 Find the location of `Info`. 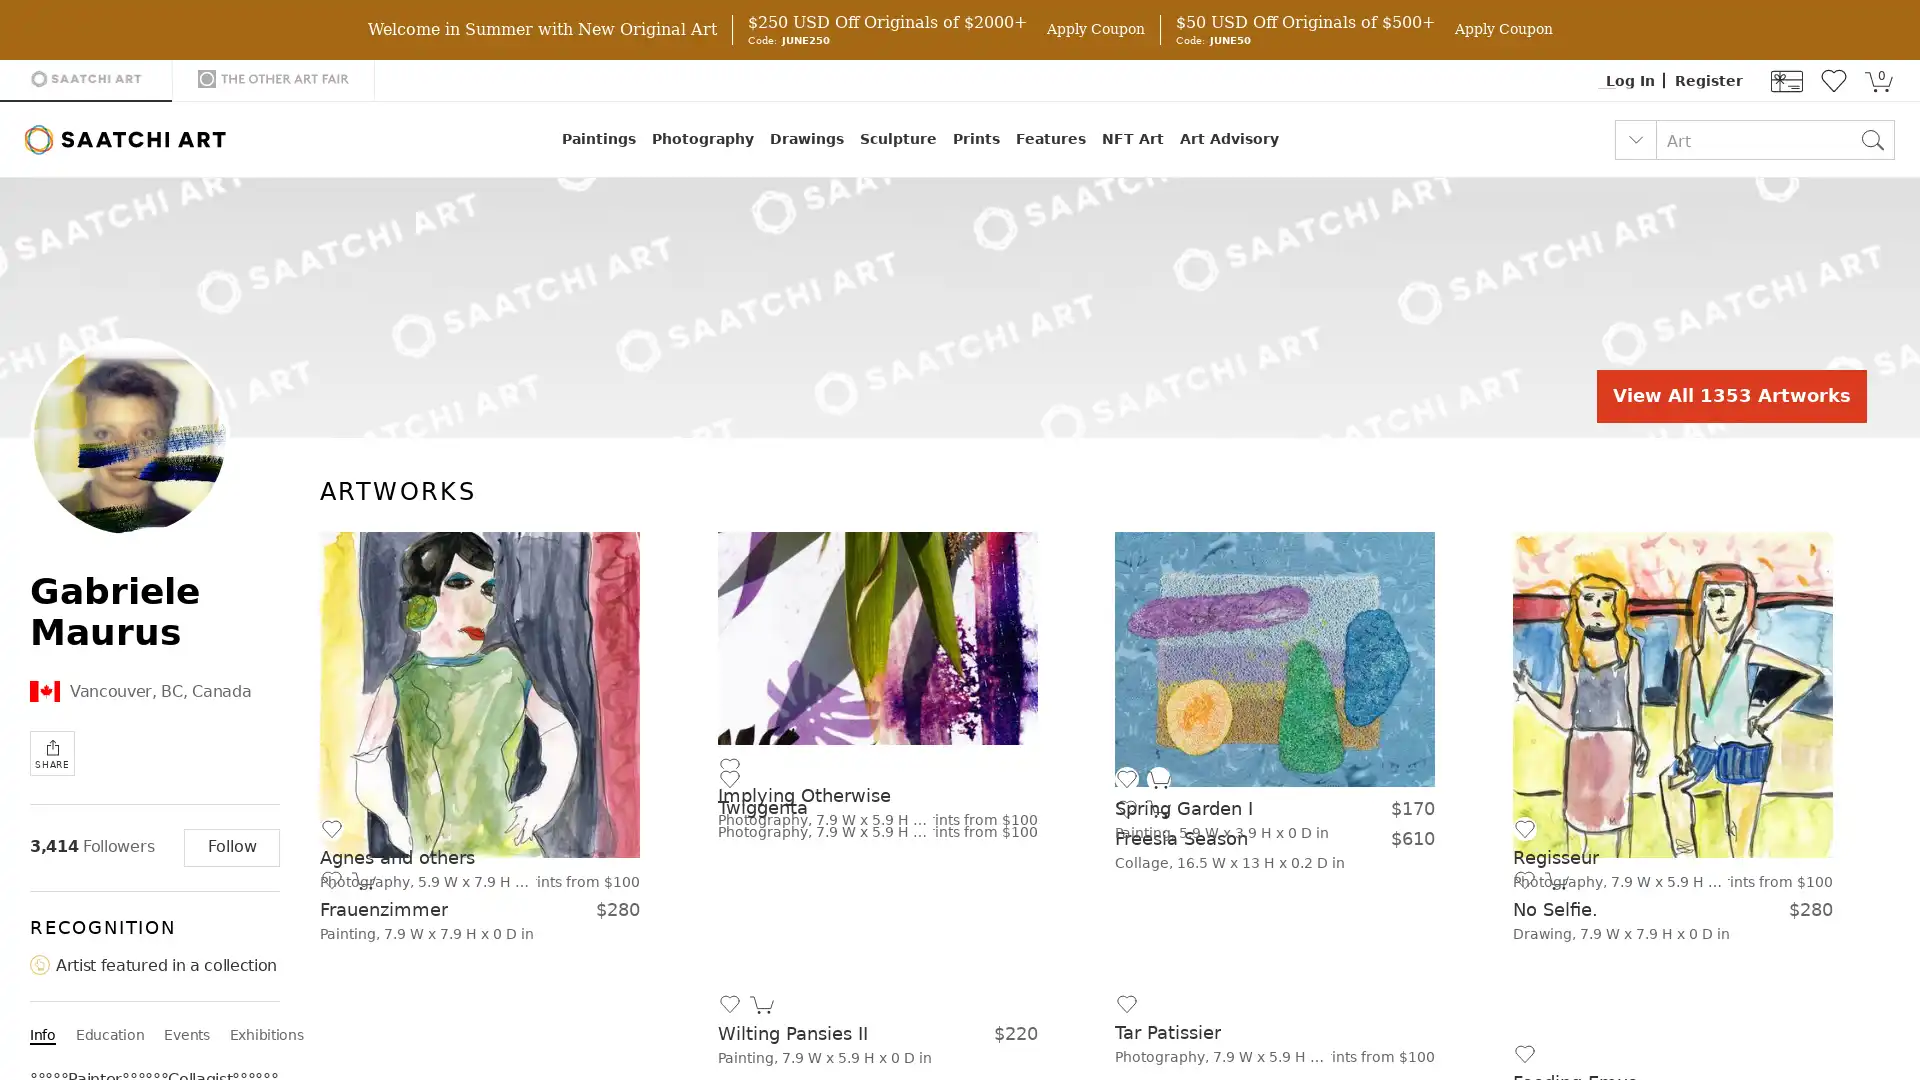

Info is located at coordinates (42, 1034).